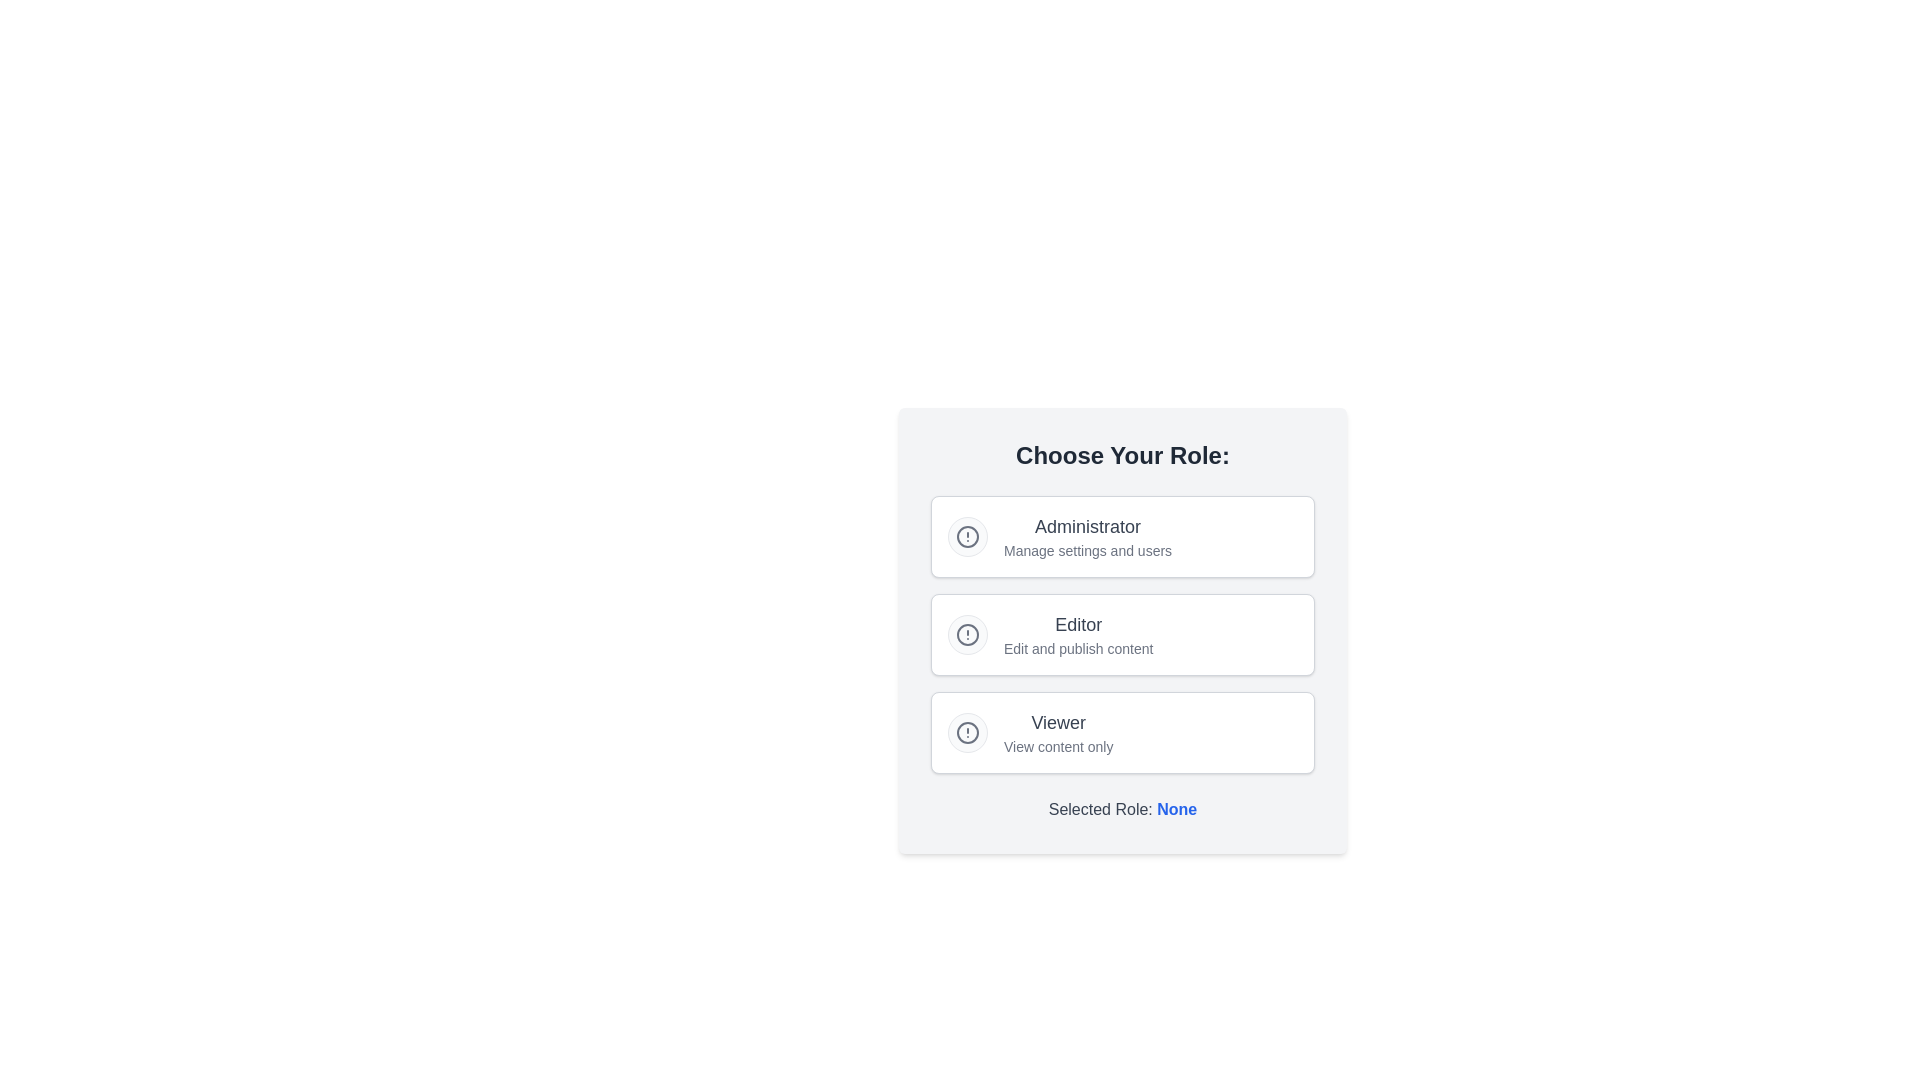  What do you see at coordinates (968, 732) in the screenshot?
I see `the gray circular icon with an exclamation mark inside, located in the 'Viewer' role option` at bounding box center [968, 732].